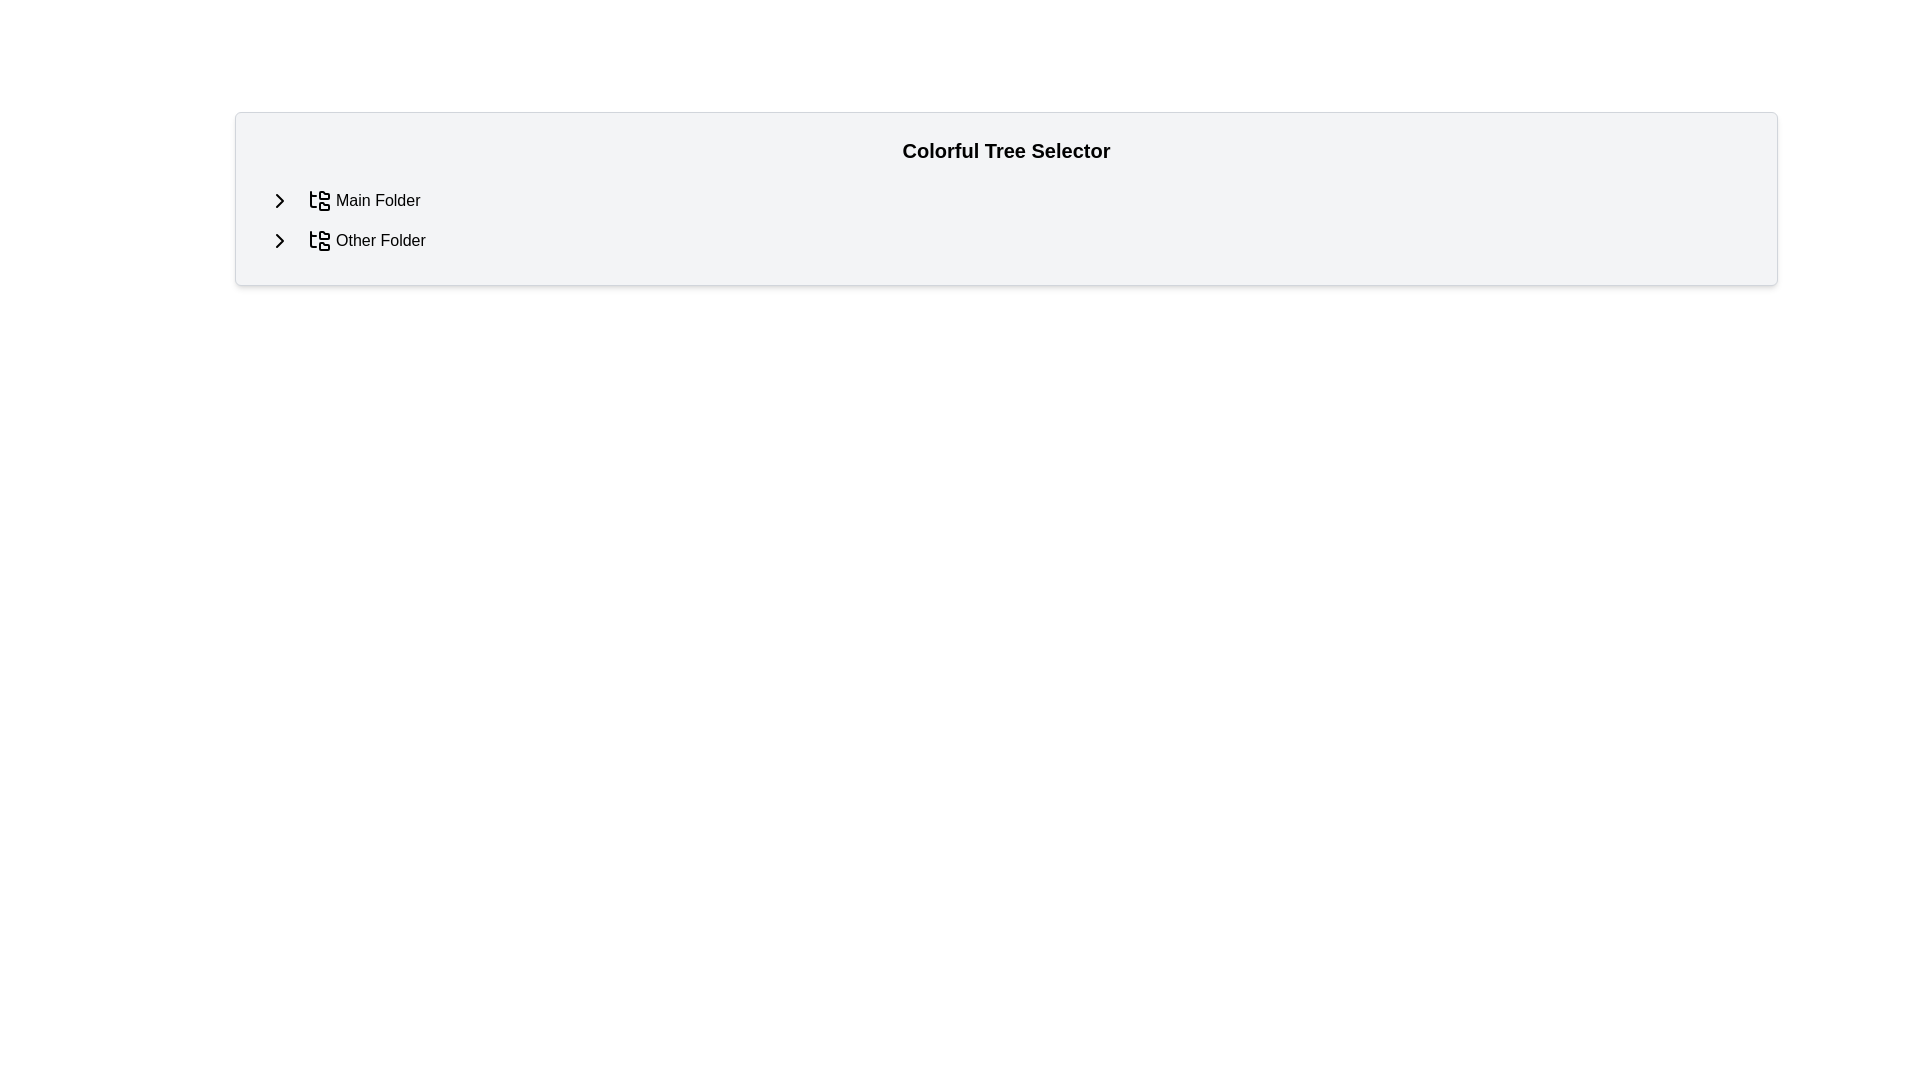  Describe the element at coordinates (320, 200) in the screenshot. I see `the folder tree structure icon located to the immediate left of the 'Main Folder' text label in the first list entry of the vertical list` at that location.